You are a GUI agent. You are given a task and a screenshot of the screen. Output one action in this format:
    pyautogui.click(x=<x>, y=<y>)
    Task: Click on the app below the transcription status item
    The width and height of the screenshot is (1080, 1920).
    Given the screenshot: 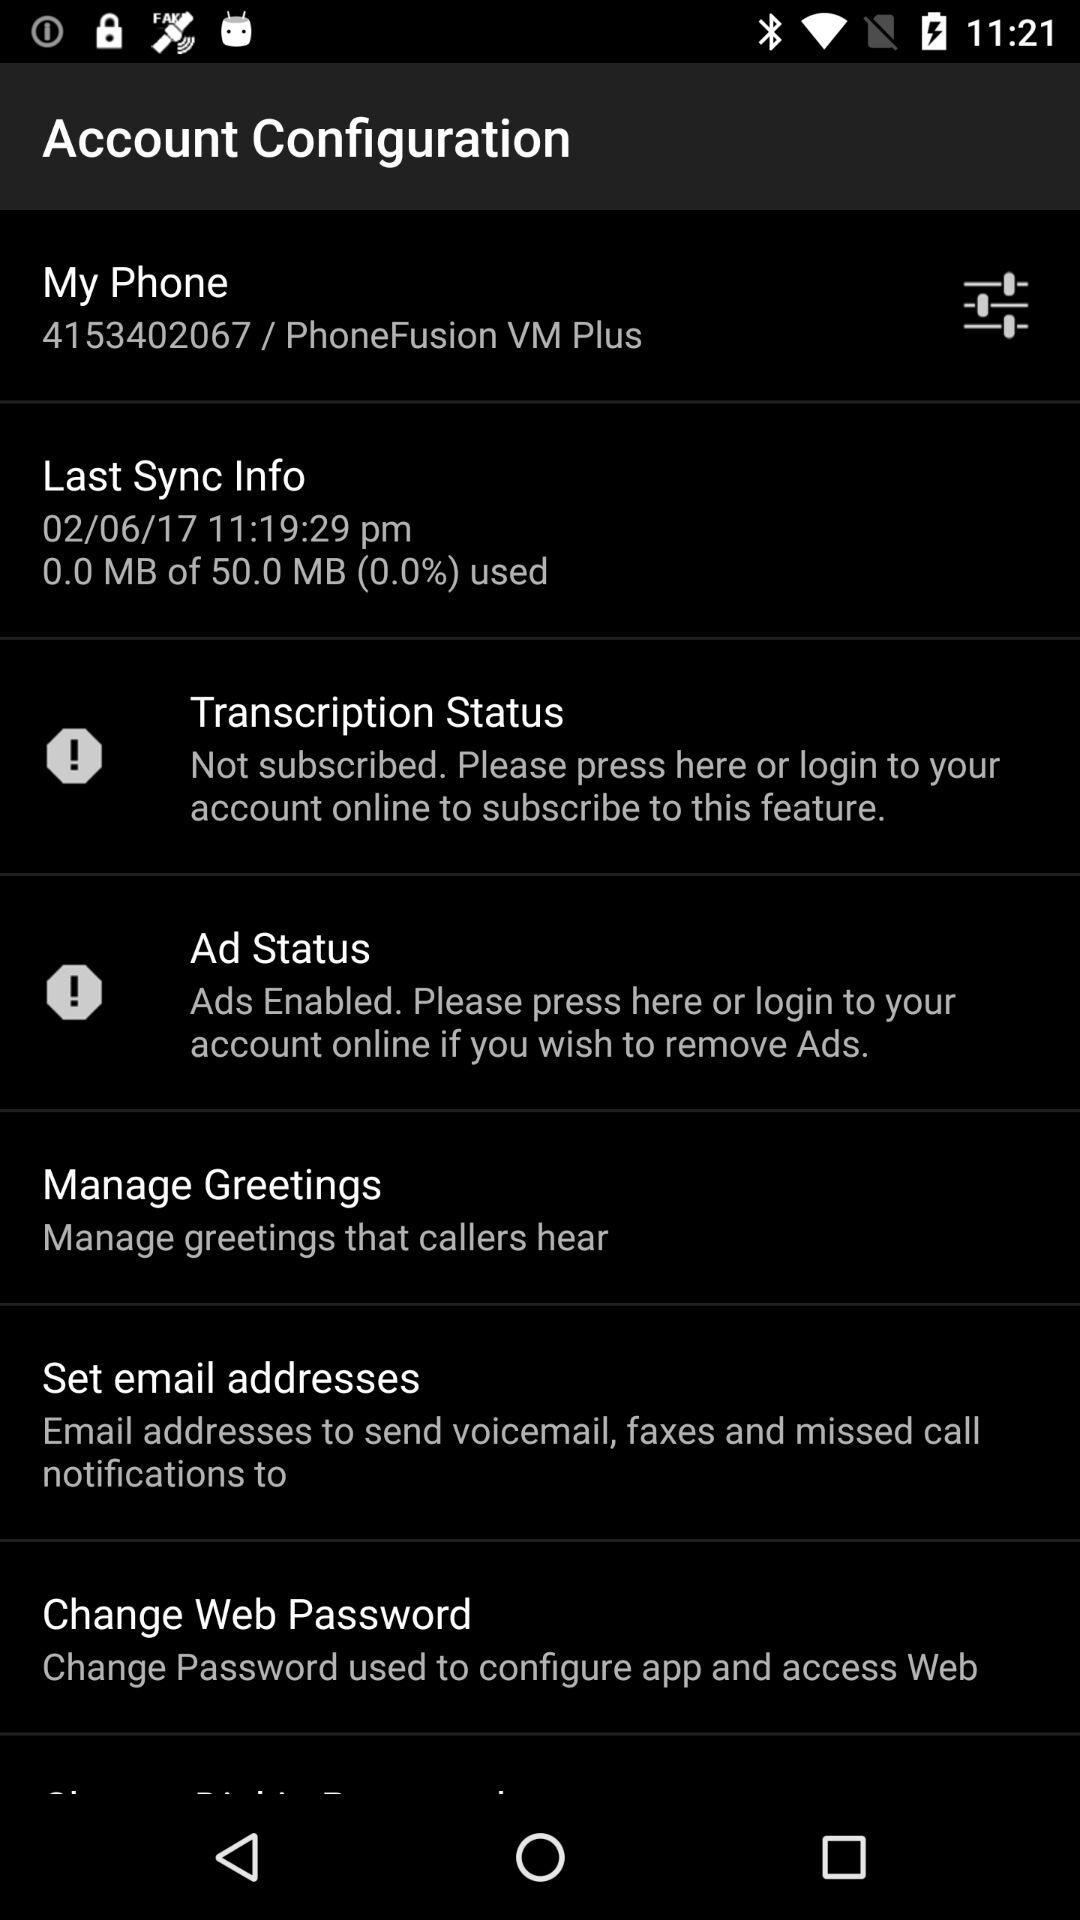 What is the action you would take?
    pyautogui.click(x=612, y=783)
    